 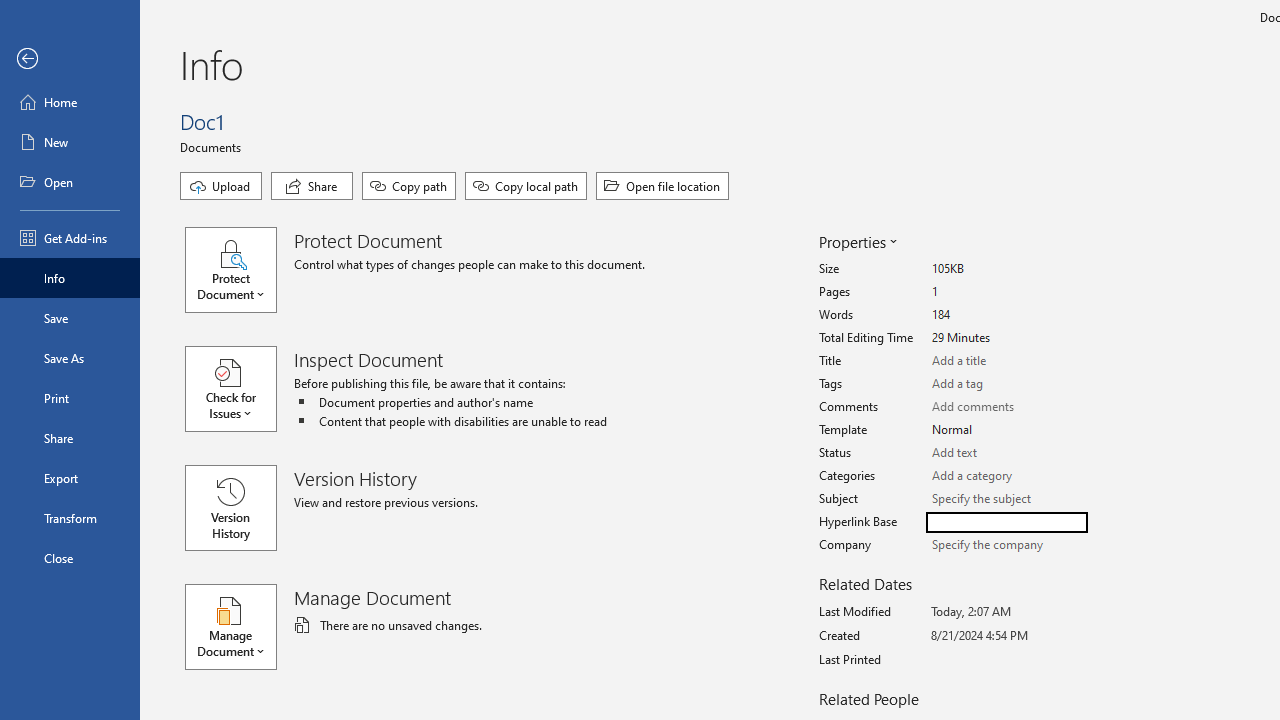 What do you see at coordinates (69, 277) in the screenshot?
I see `'Info'` at bounding box center [69, 277].